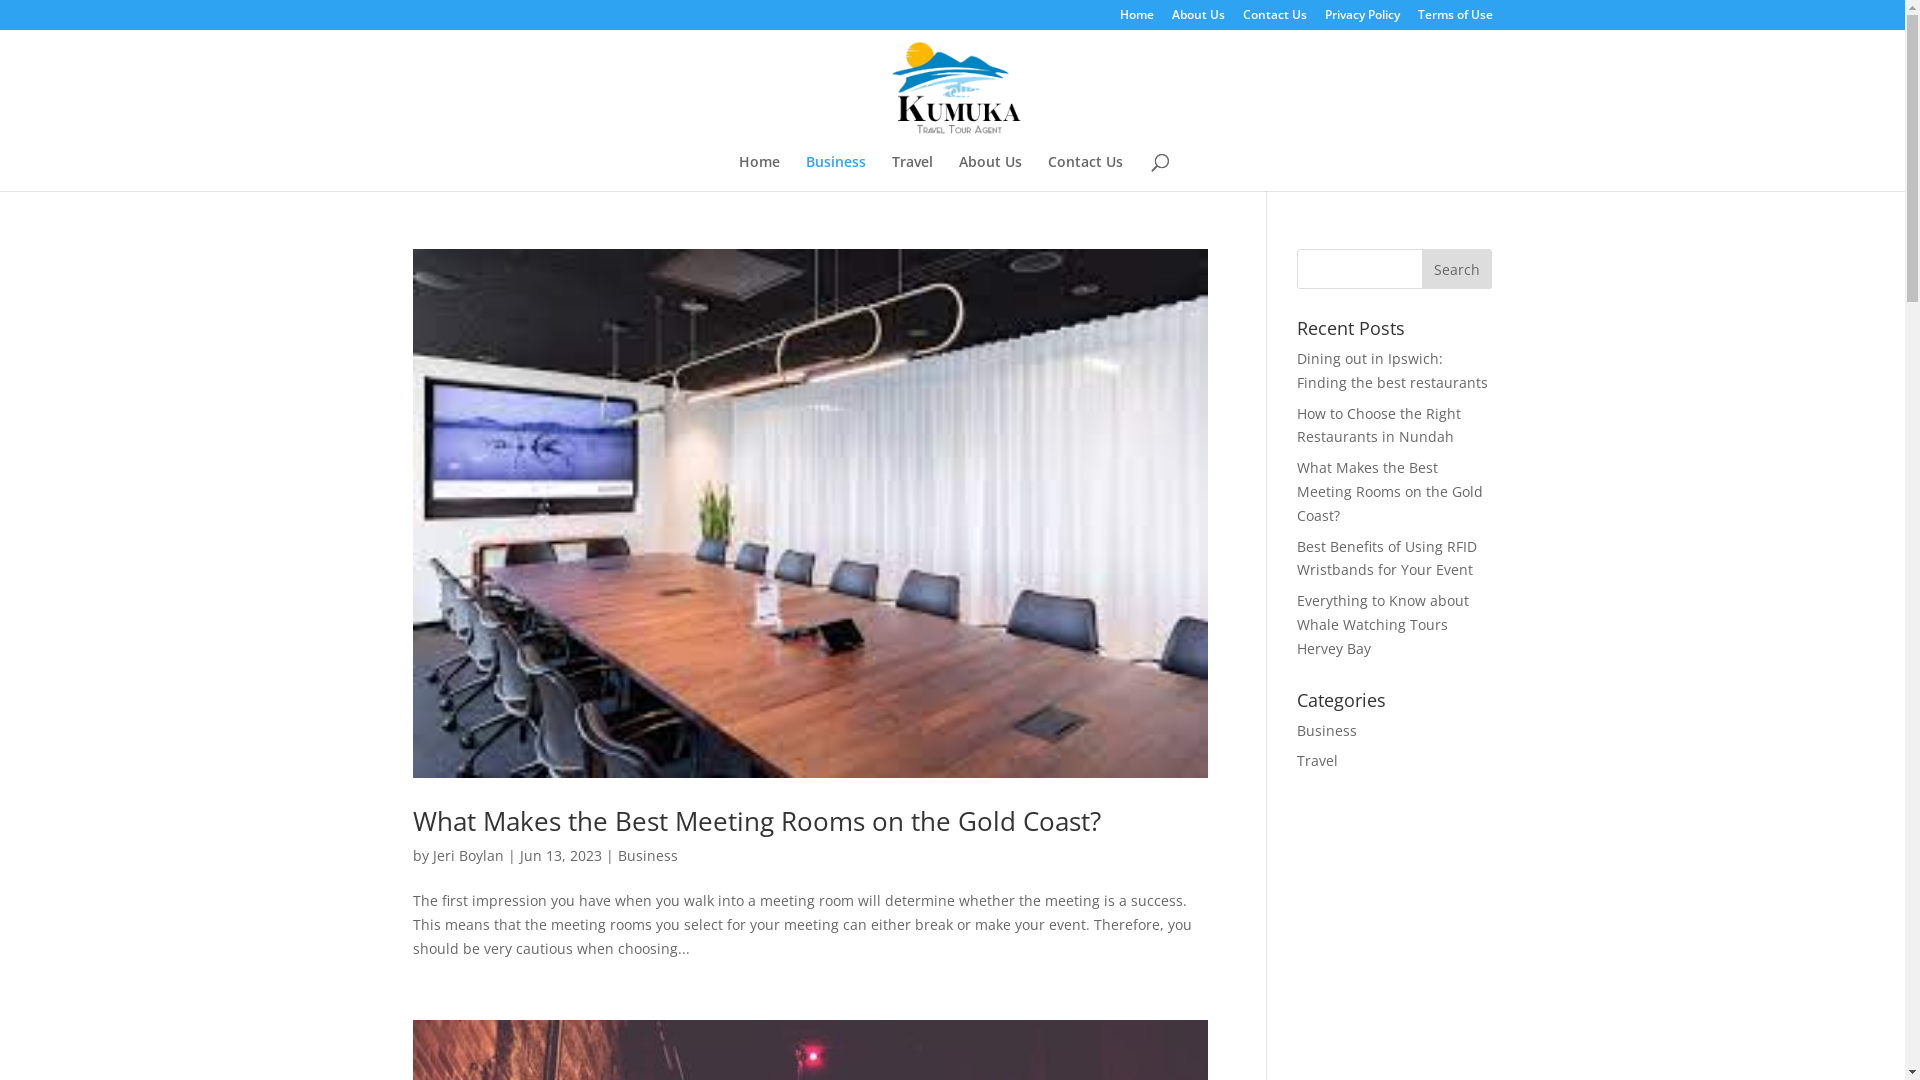  What do you see at coordinates (989, 172) in the screenshot?
I see `'About Us'` at bounding box center [989, 172].